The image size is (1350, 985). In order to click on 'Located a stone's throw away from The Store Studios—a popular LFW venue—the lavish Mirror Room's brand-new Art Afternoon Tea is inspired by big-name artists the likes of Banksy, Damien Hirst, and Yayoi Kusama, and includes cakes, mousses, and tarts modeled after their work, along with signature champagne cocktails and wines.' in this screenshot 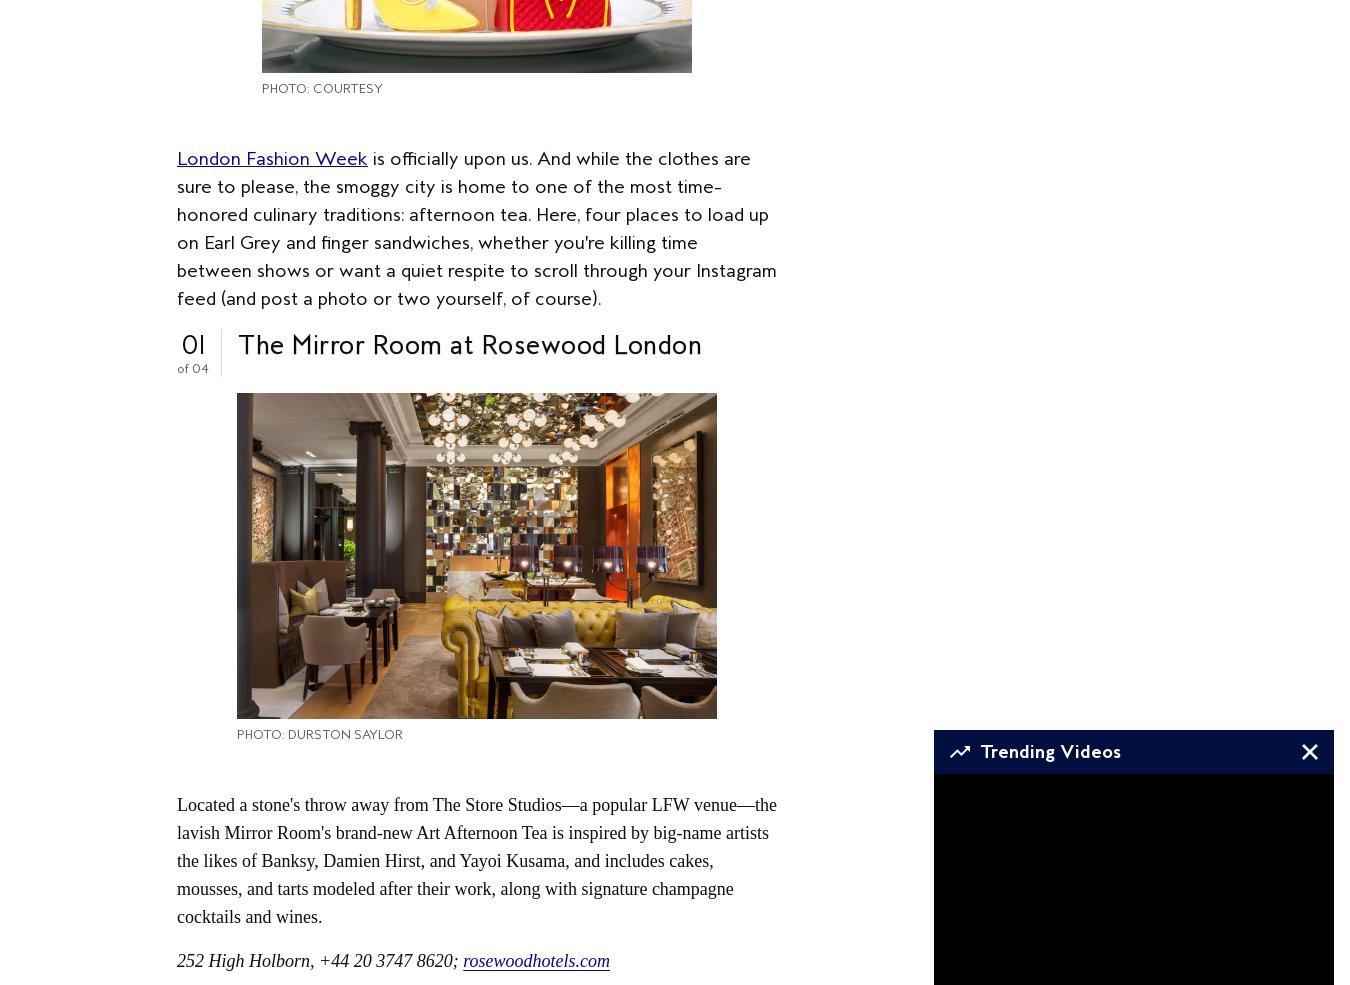, I will do `click(176, 859)`.